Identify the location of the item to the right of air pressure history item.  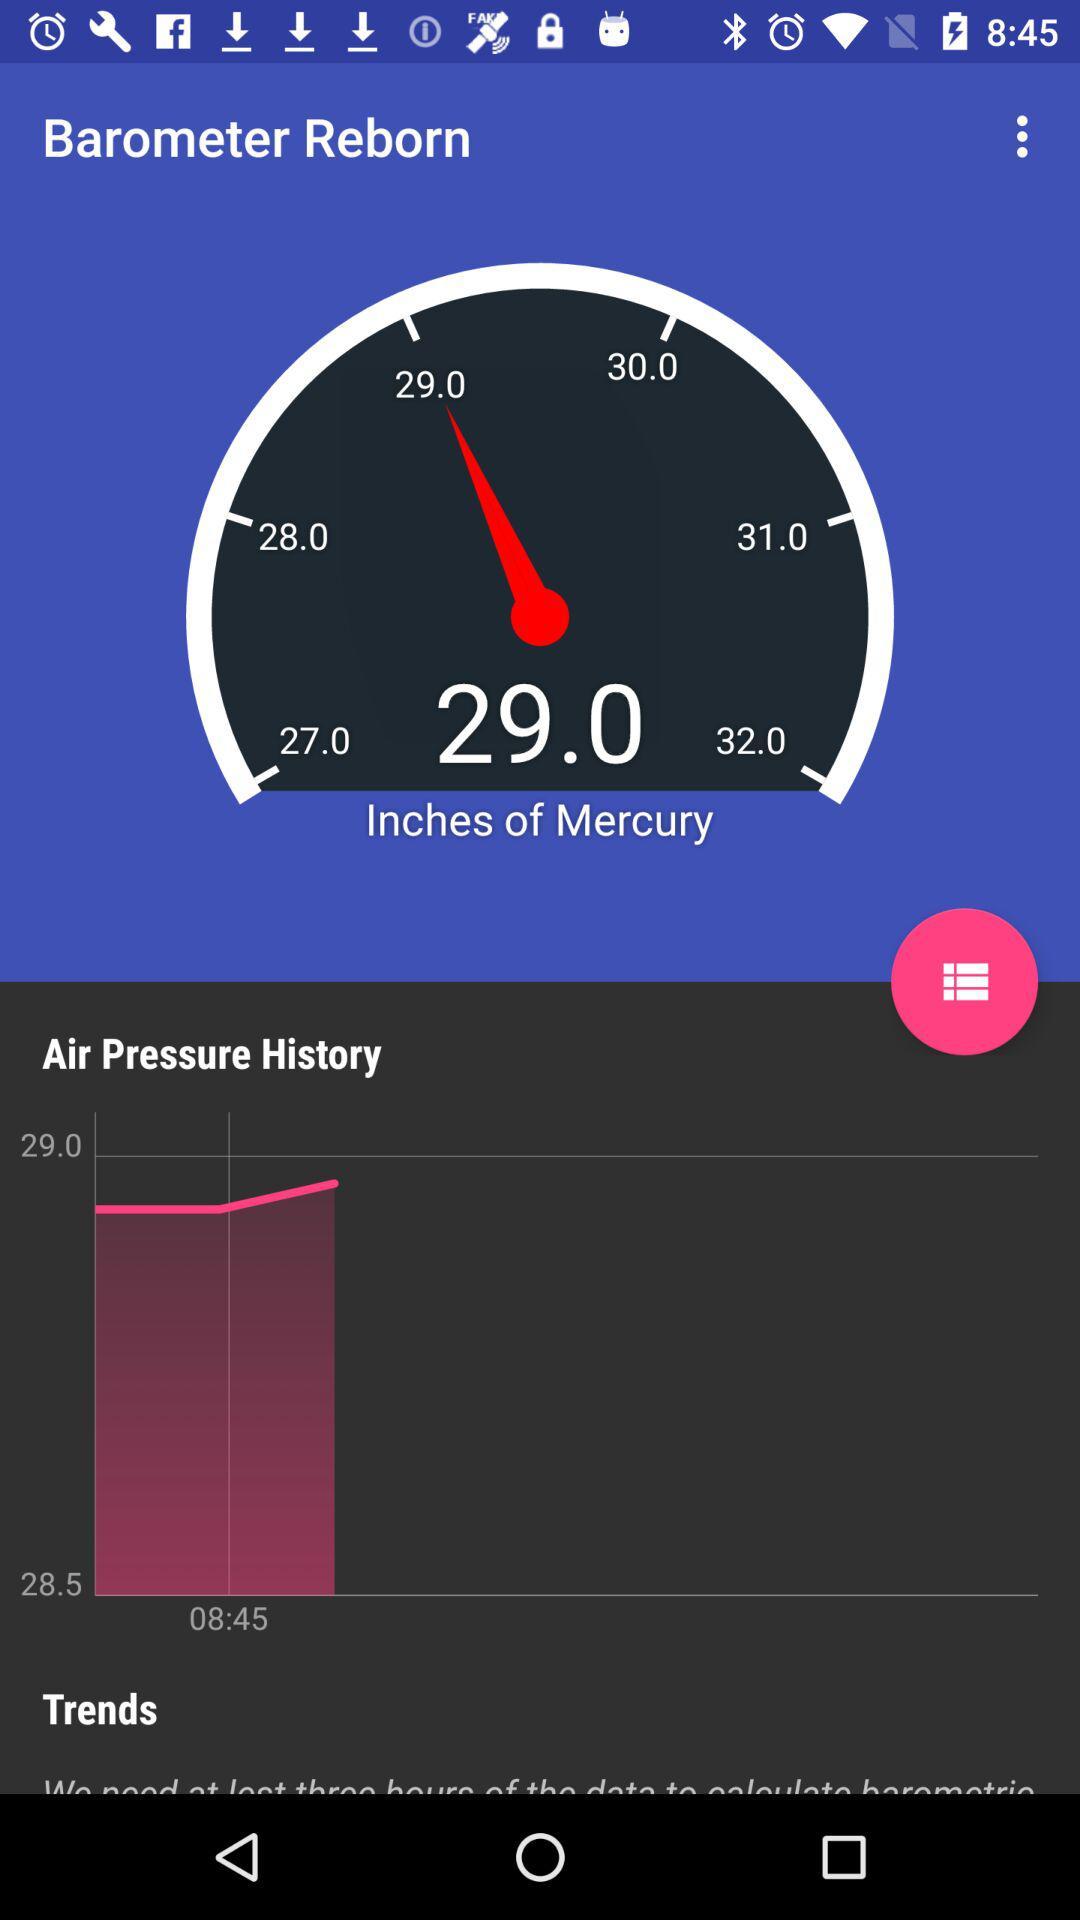
(963, 981).